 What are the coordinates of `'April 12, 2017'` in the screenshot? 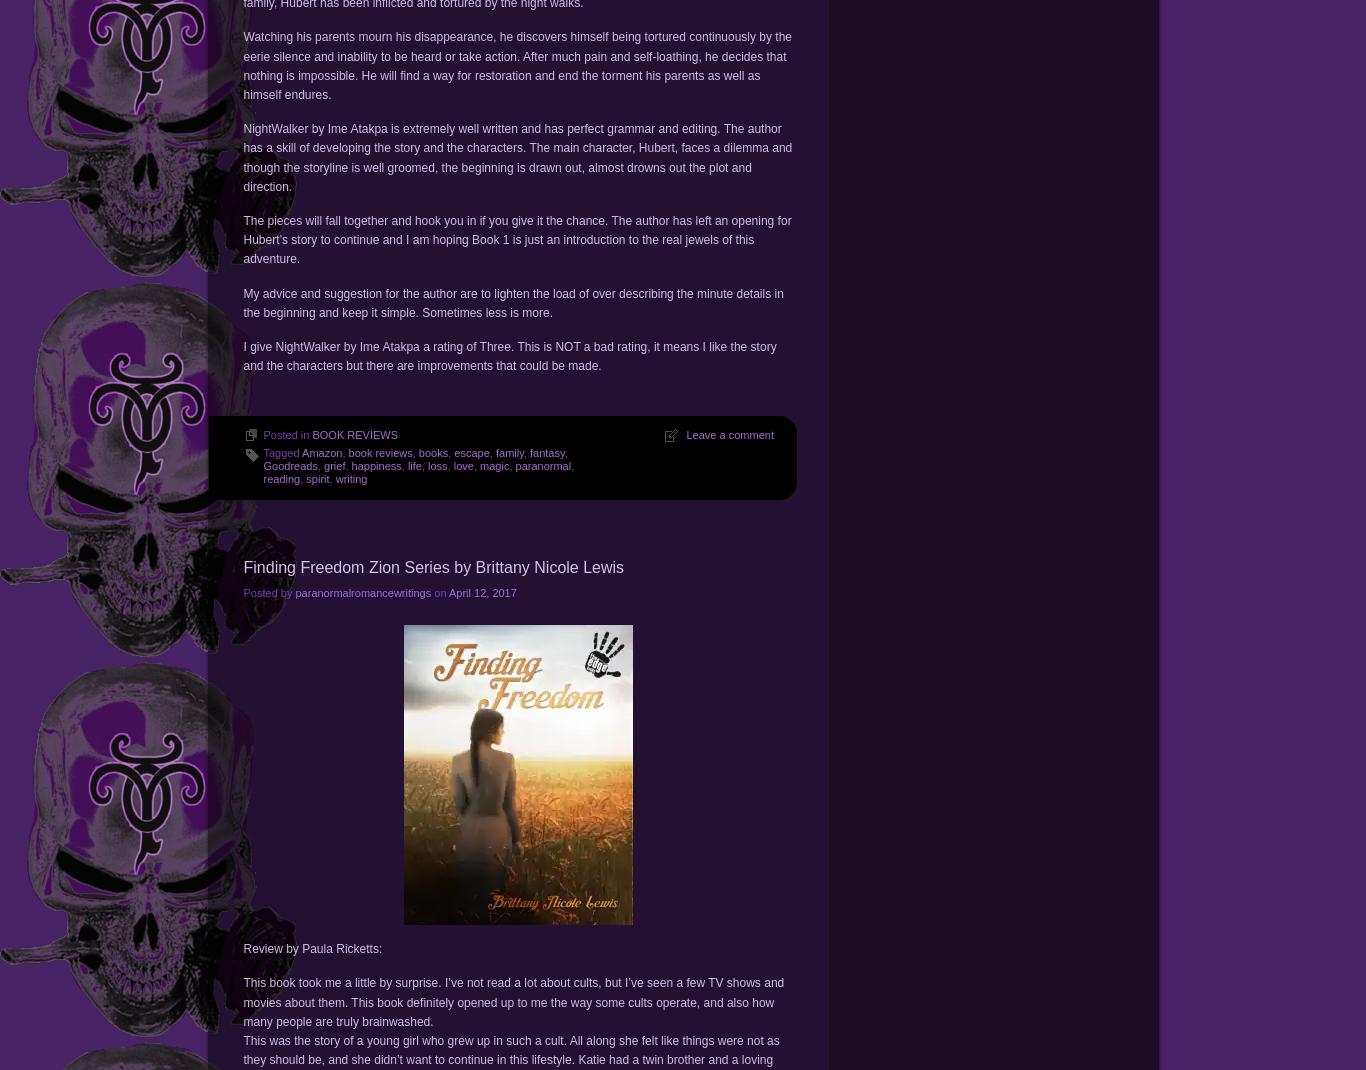 It's located at (482, 591).